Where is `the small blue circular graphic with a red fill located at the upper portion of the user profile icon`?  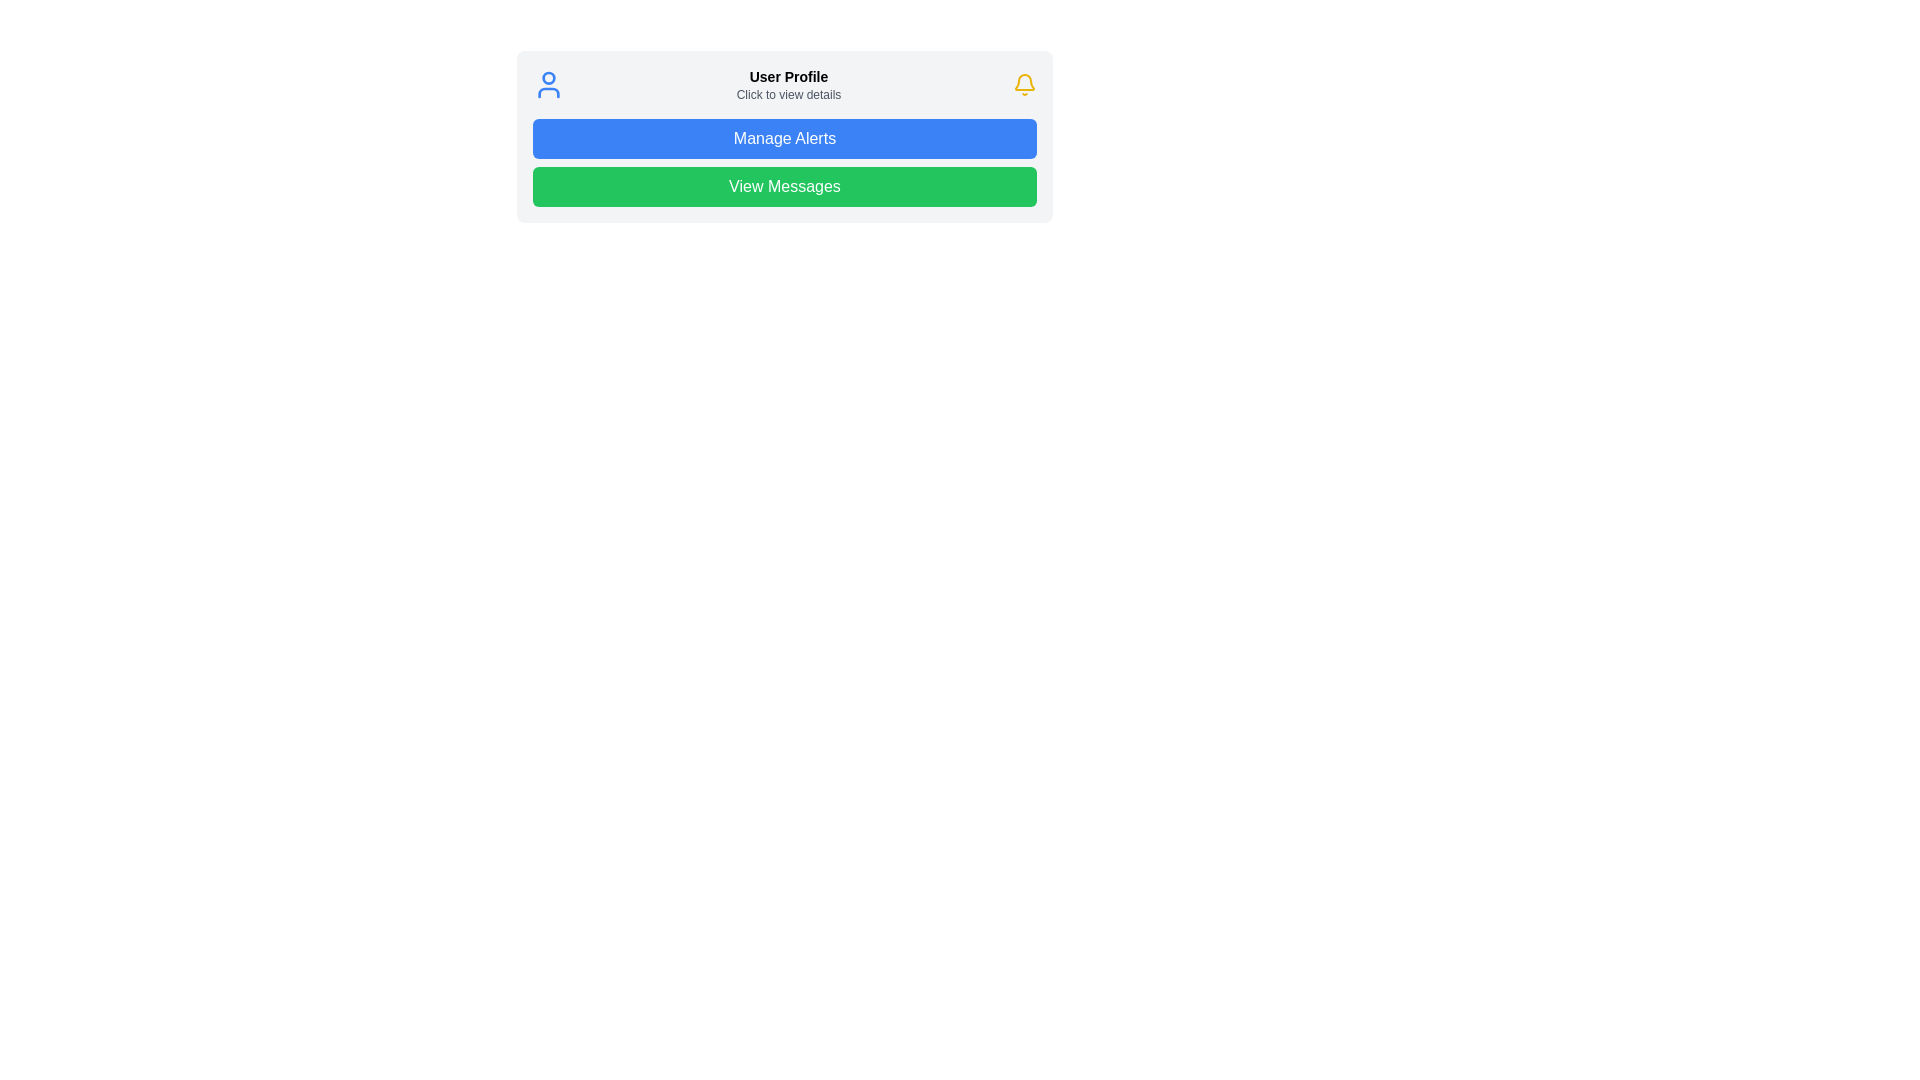 the small blue circular graphic with a red fill located at the upper portion of the user profile icon is located at coordinates (548, 76).